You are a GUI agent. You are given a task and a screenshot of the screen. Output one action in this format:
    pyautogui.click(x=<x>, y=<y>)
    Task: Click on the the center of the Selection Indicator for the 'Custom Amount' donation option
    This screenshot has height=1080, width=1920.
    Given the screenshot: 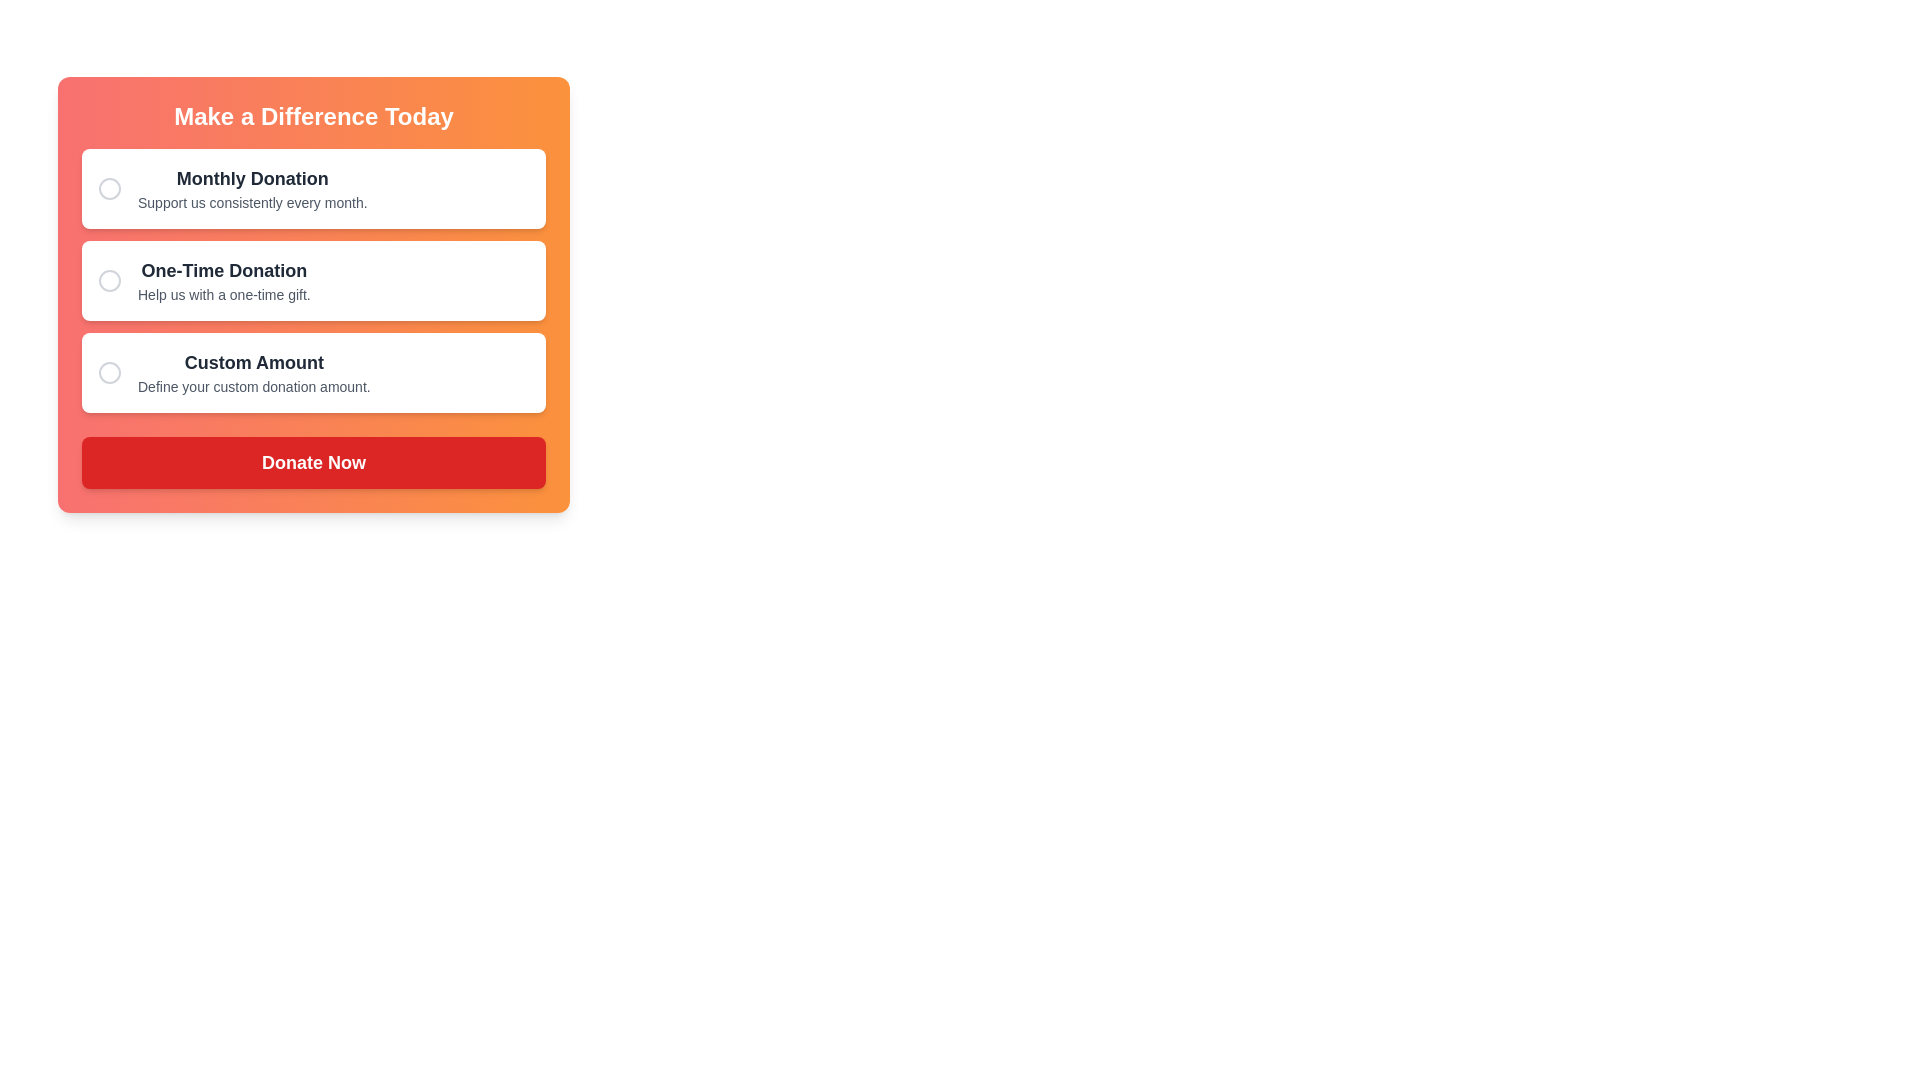 What is the action you would take?
    pyautogui.click(x=109, y=373)
    